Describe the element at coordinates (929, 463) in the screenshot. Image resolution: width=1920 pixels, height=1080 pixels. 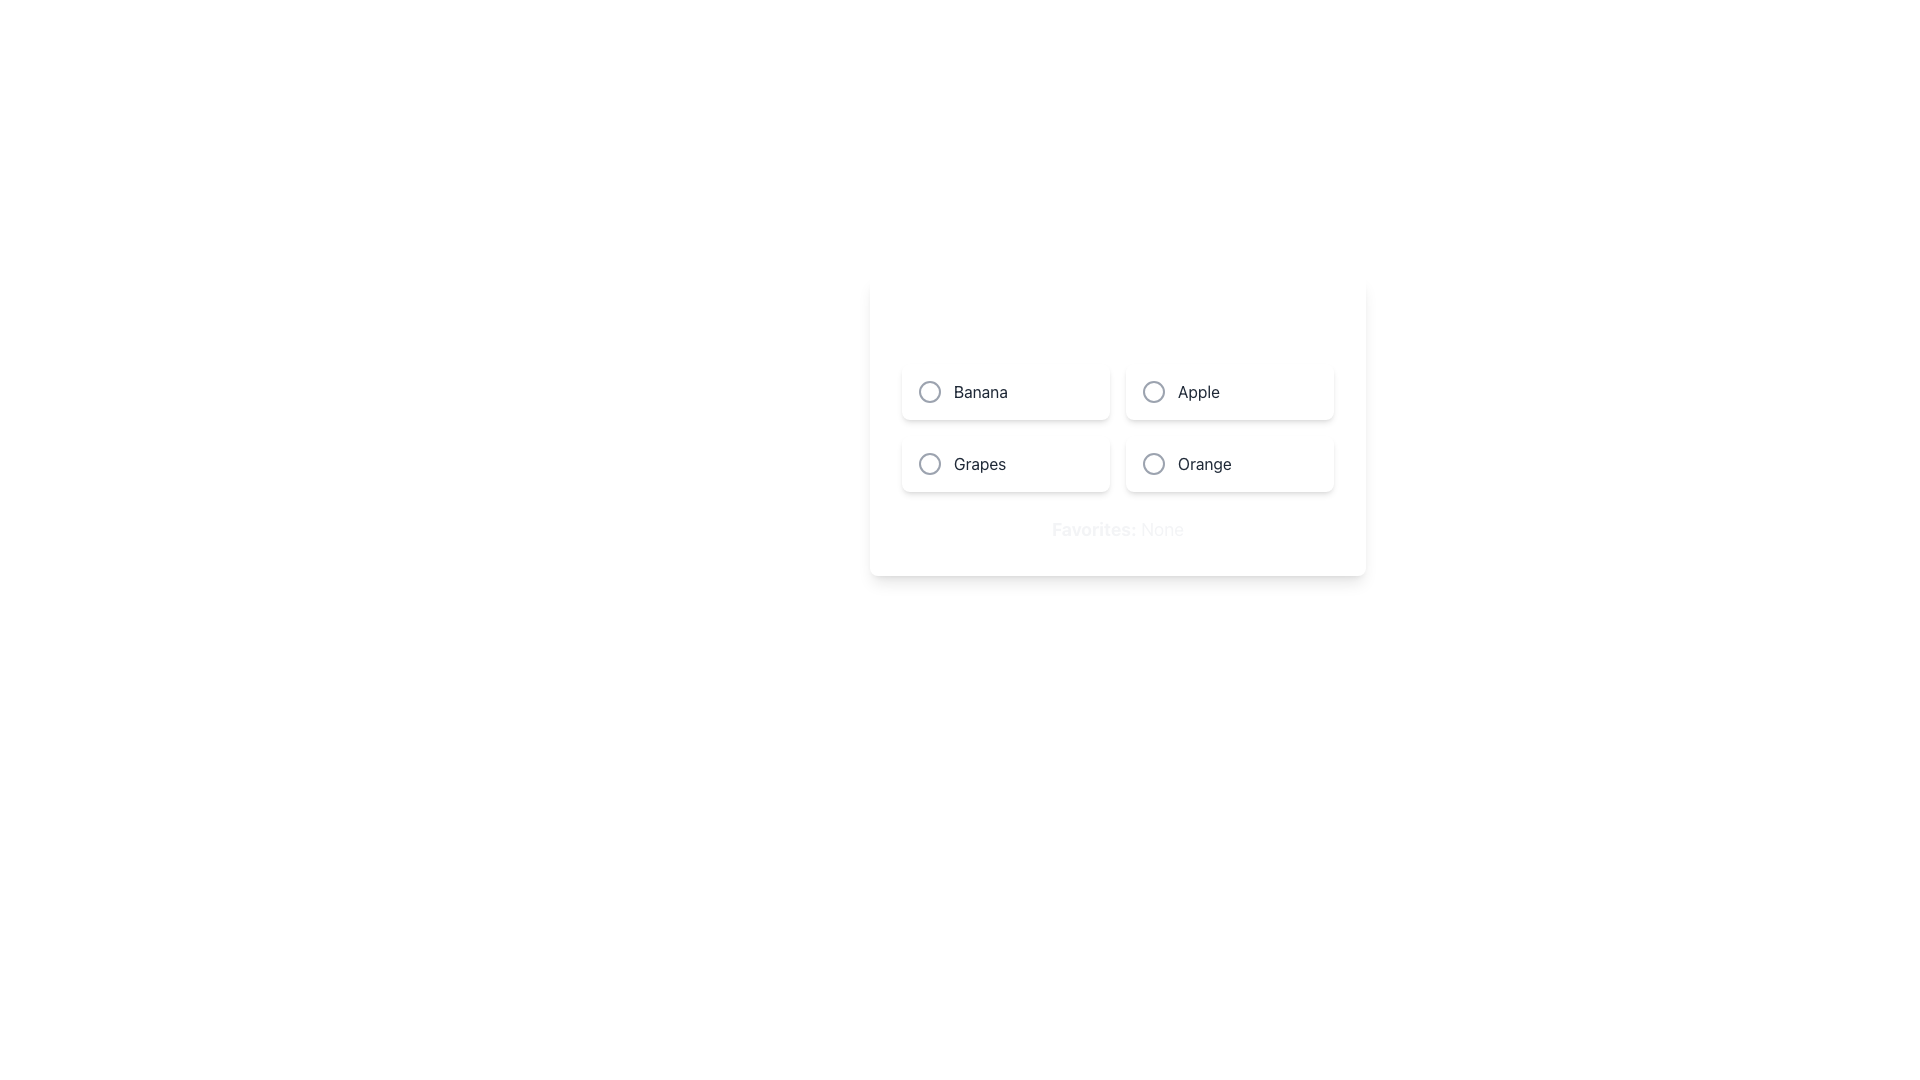
I see `the SVG circle representing the unselected state of the 'Grapes' radio button option located in the second row, first column of a 2x2 grid` at that location.